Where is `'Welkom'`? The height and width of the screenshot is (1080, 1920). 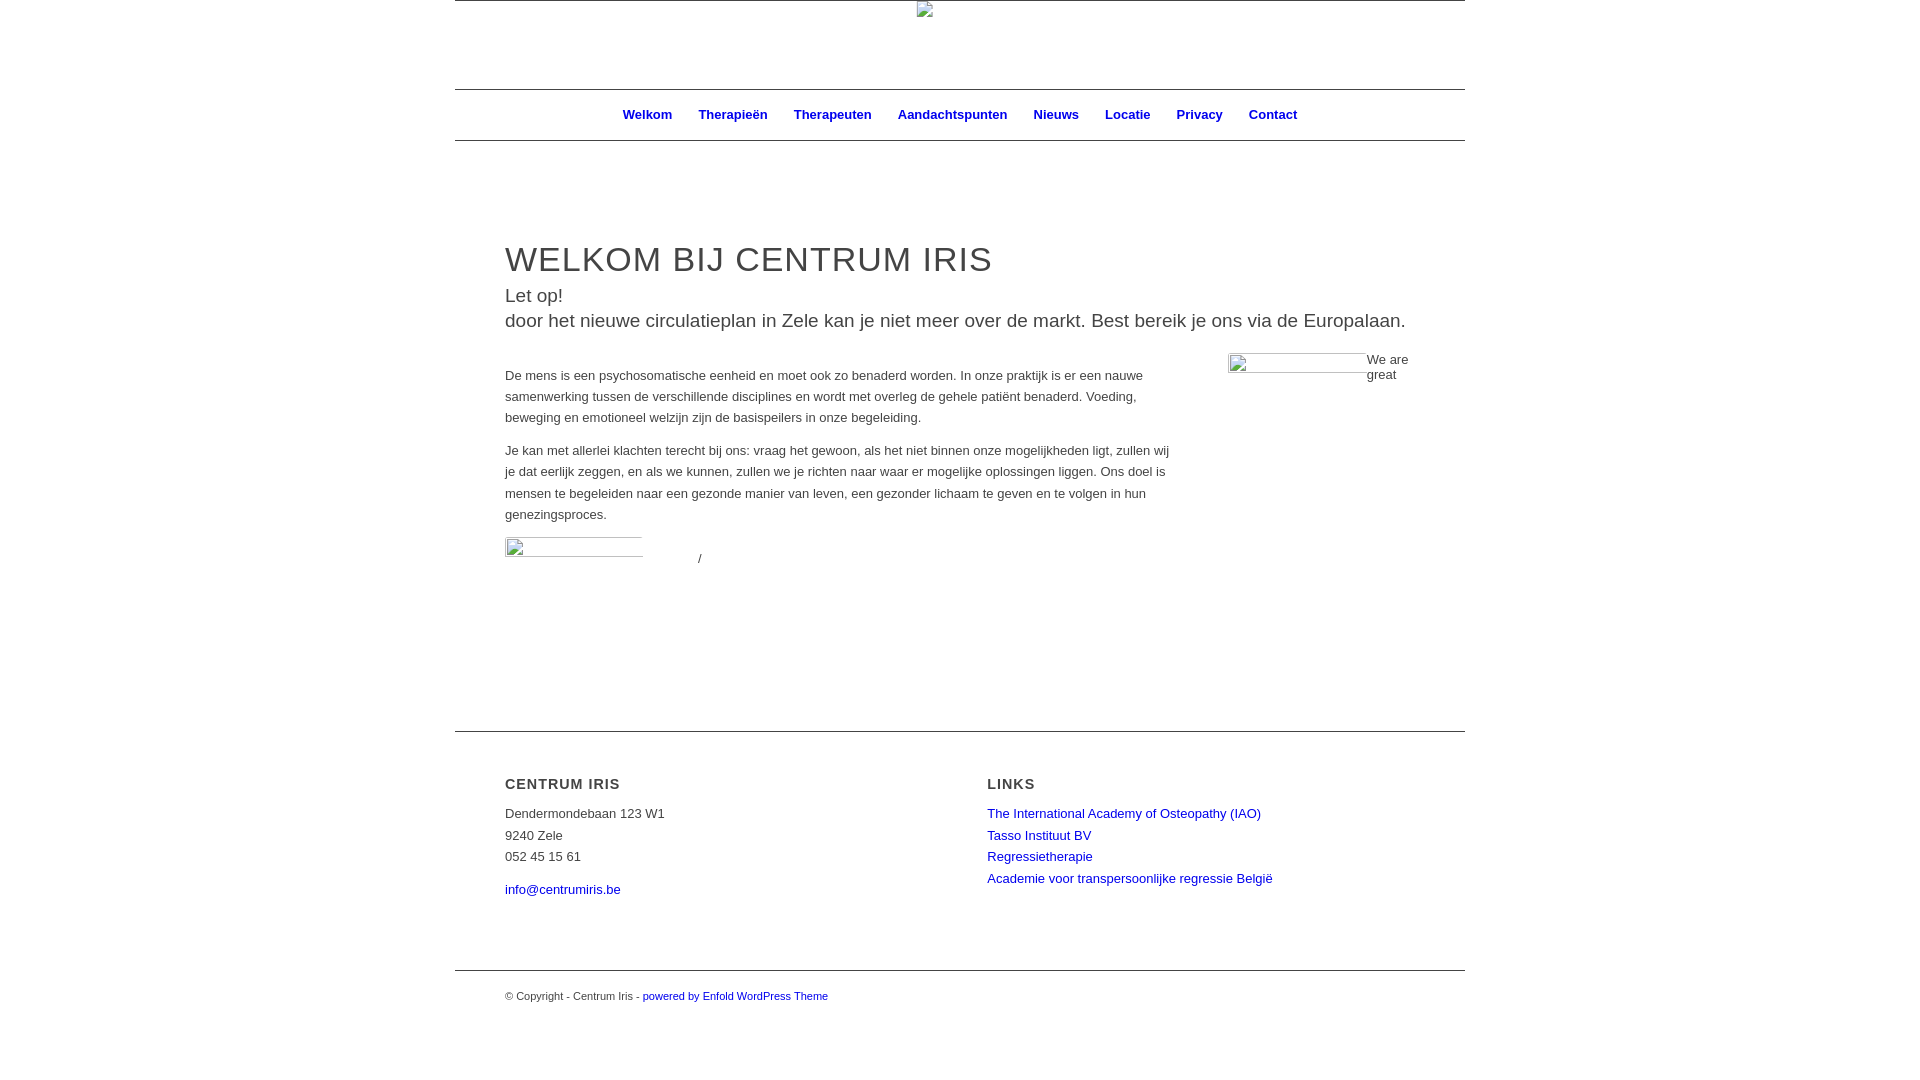
'Welkom' is located at coordinates (648, 115).